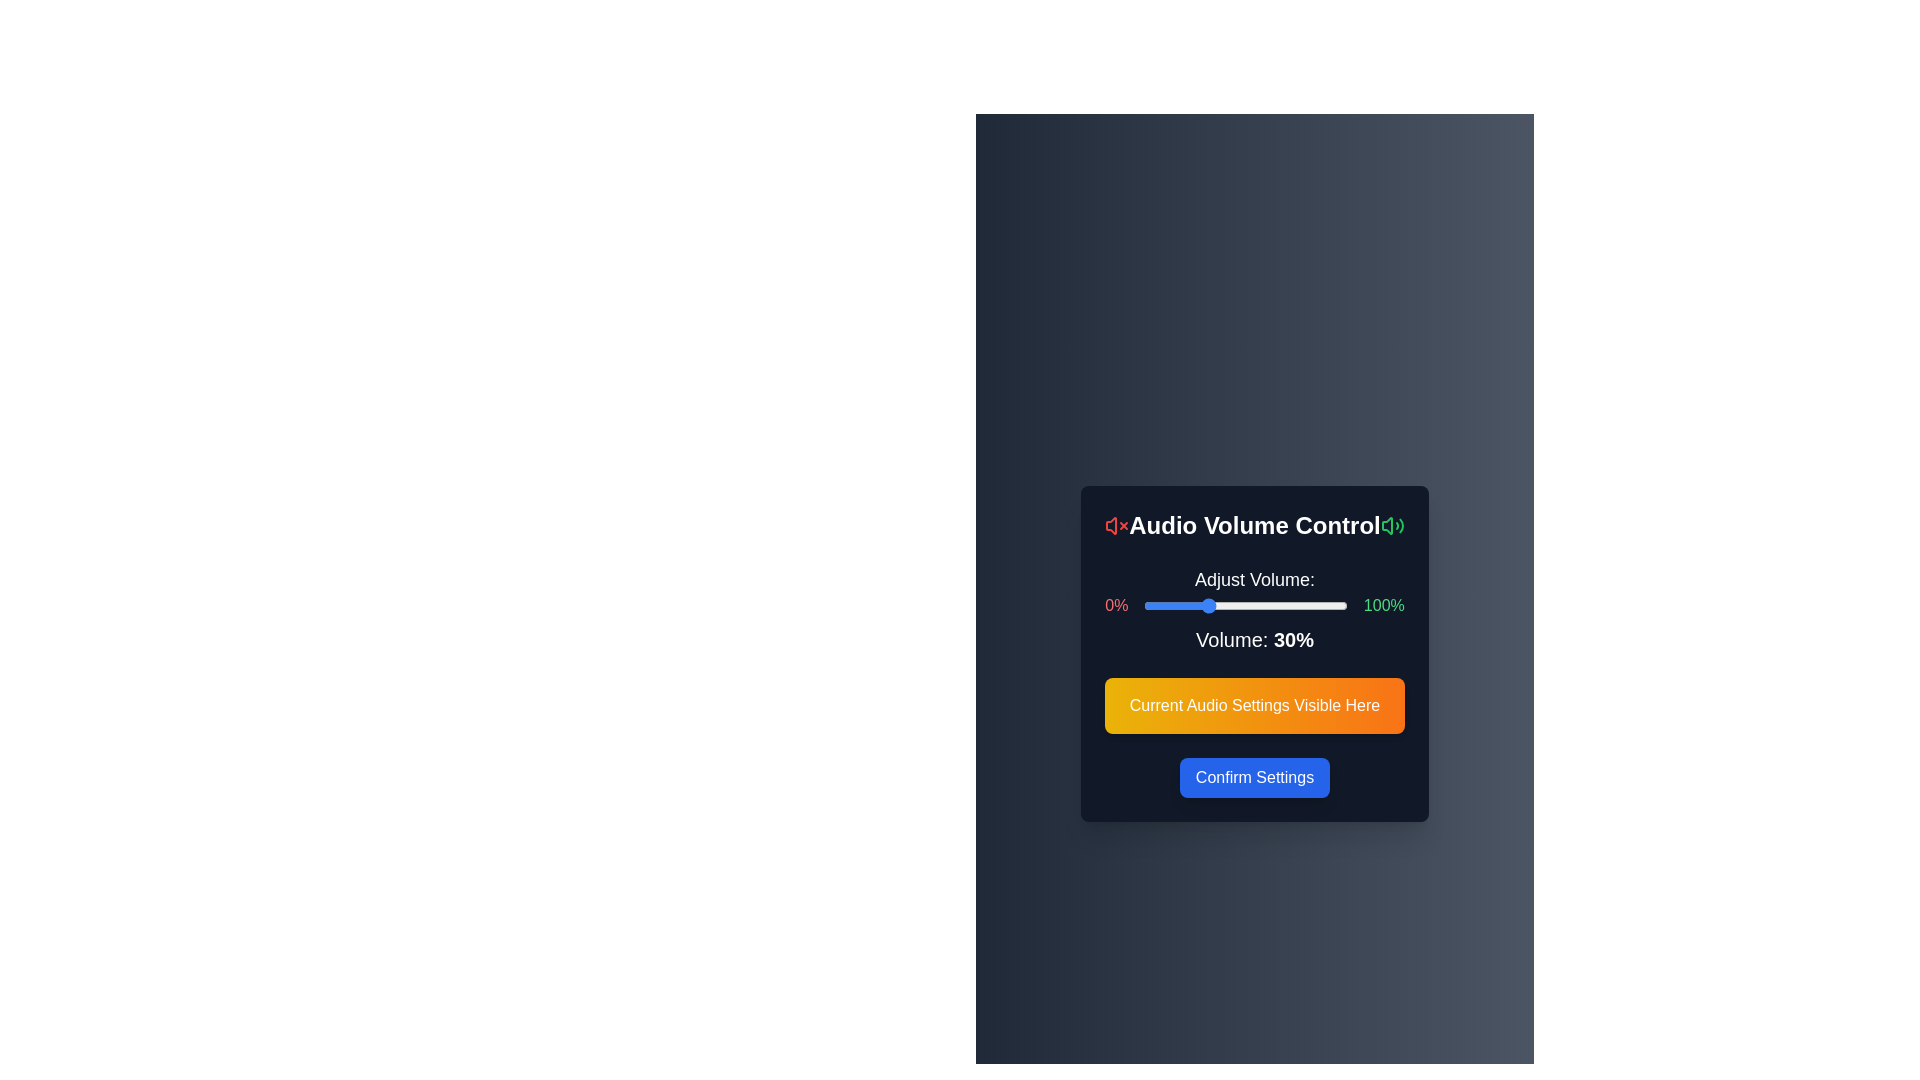 Image resolution: width=1920 pixels, height=1080 pixels. I want to click on the volume slider to 88%, so click(1323, 604).